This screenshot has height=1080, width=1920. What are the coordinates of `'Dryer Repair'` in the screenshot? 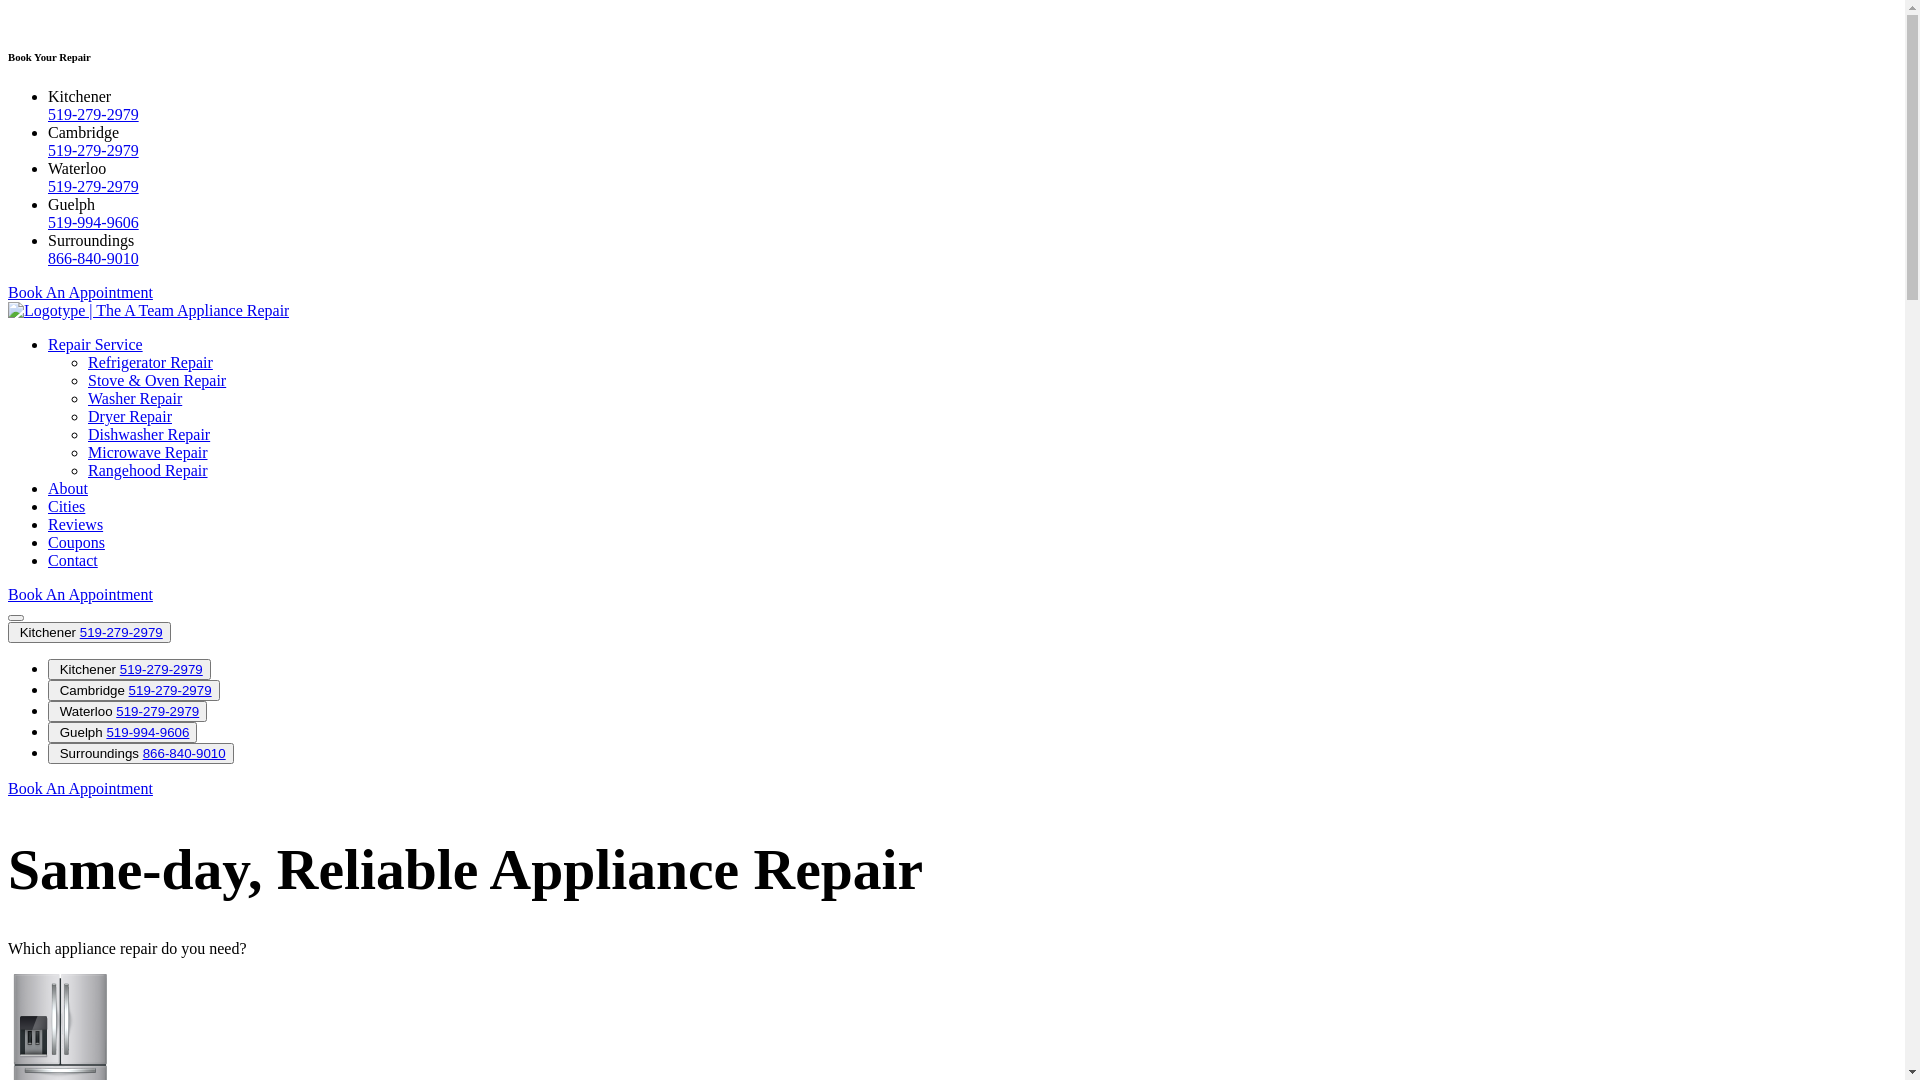 It's located at (128, 415).